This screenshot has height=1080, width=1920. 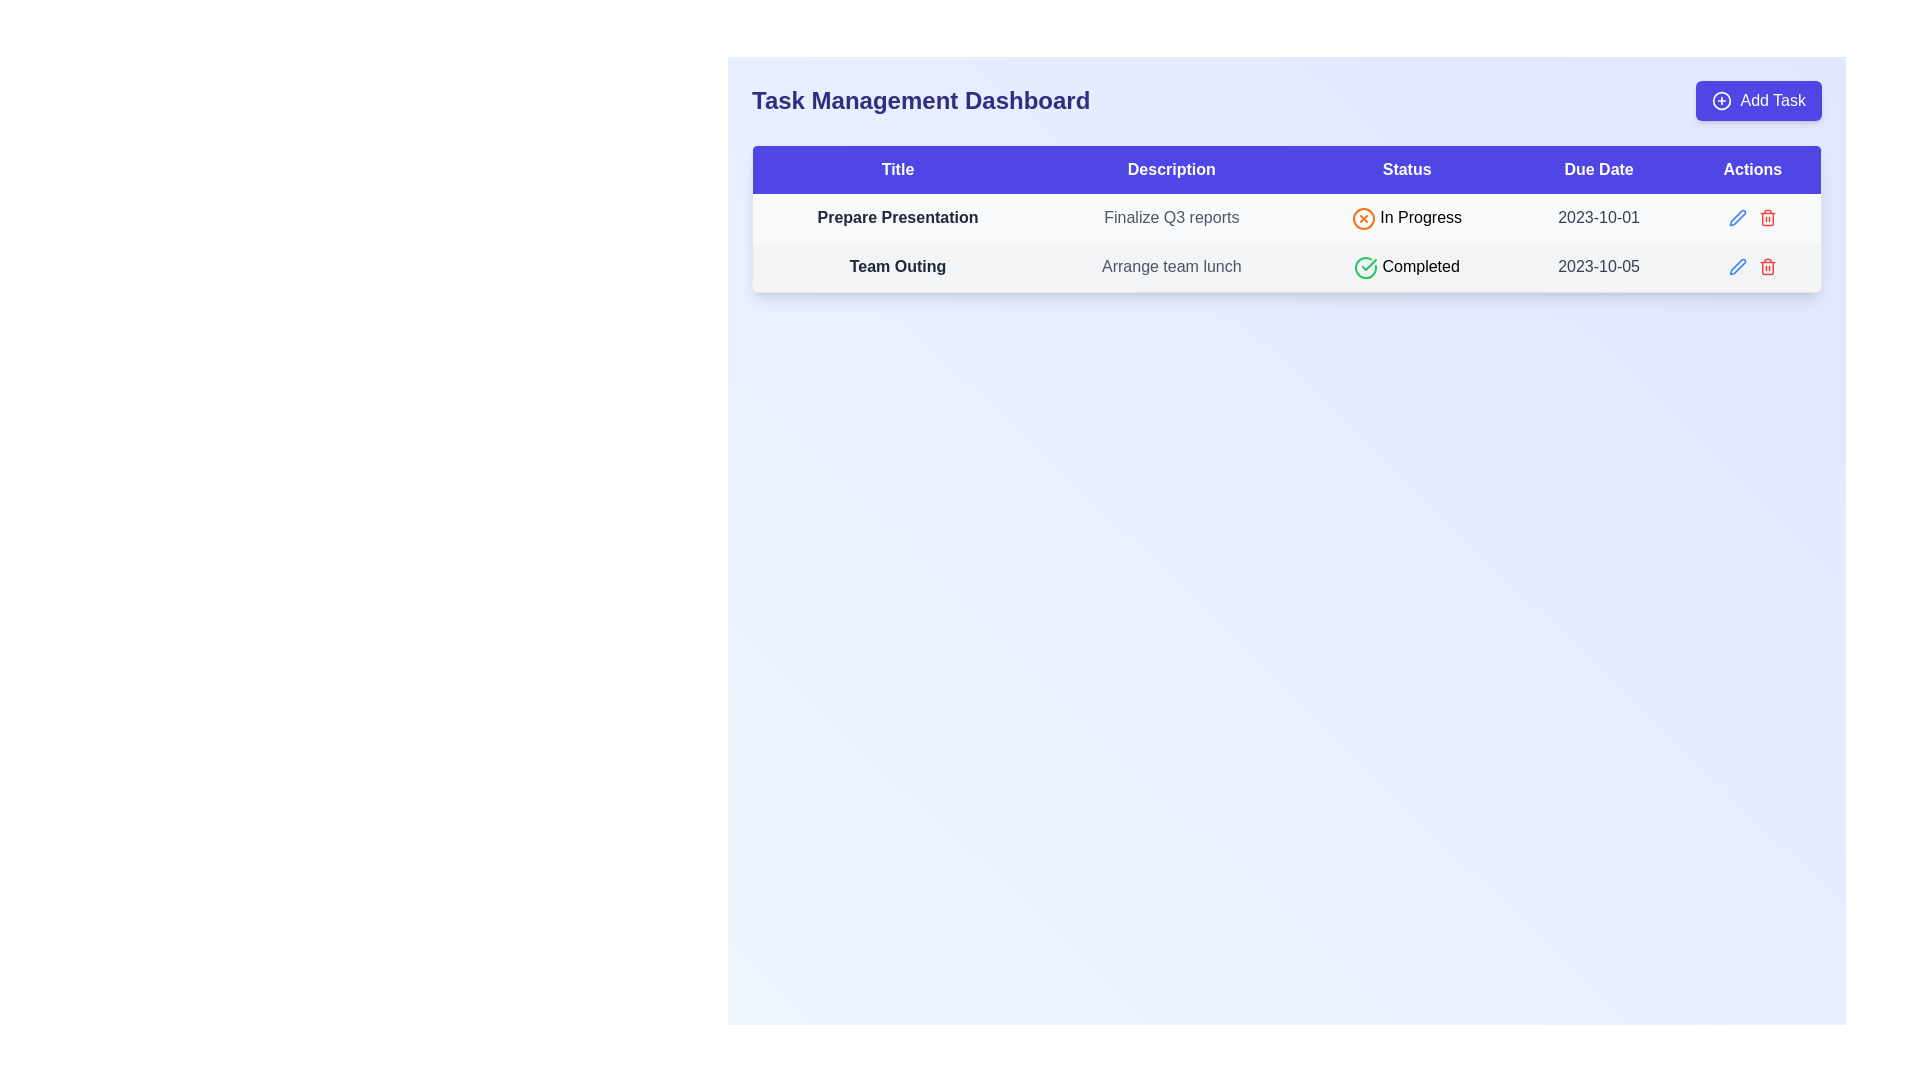 I want to click on the 'Status' tab in the table header row, which is the third tab among five, with a blue background and white text, so click(x=1406, y=168).